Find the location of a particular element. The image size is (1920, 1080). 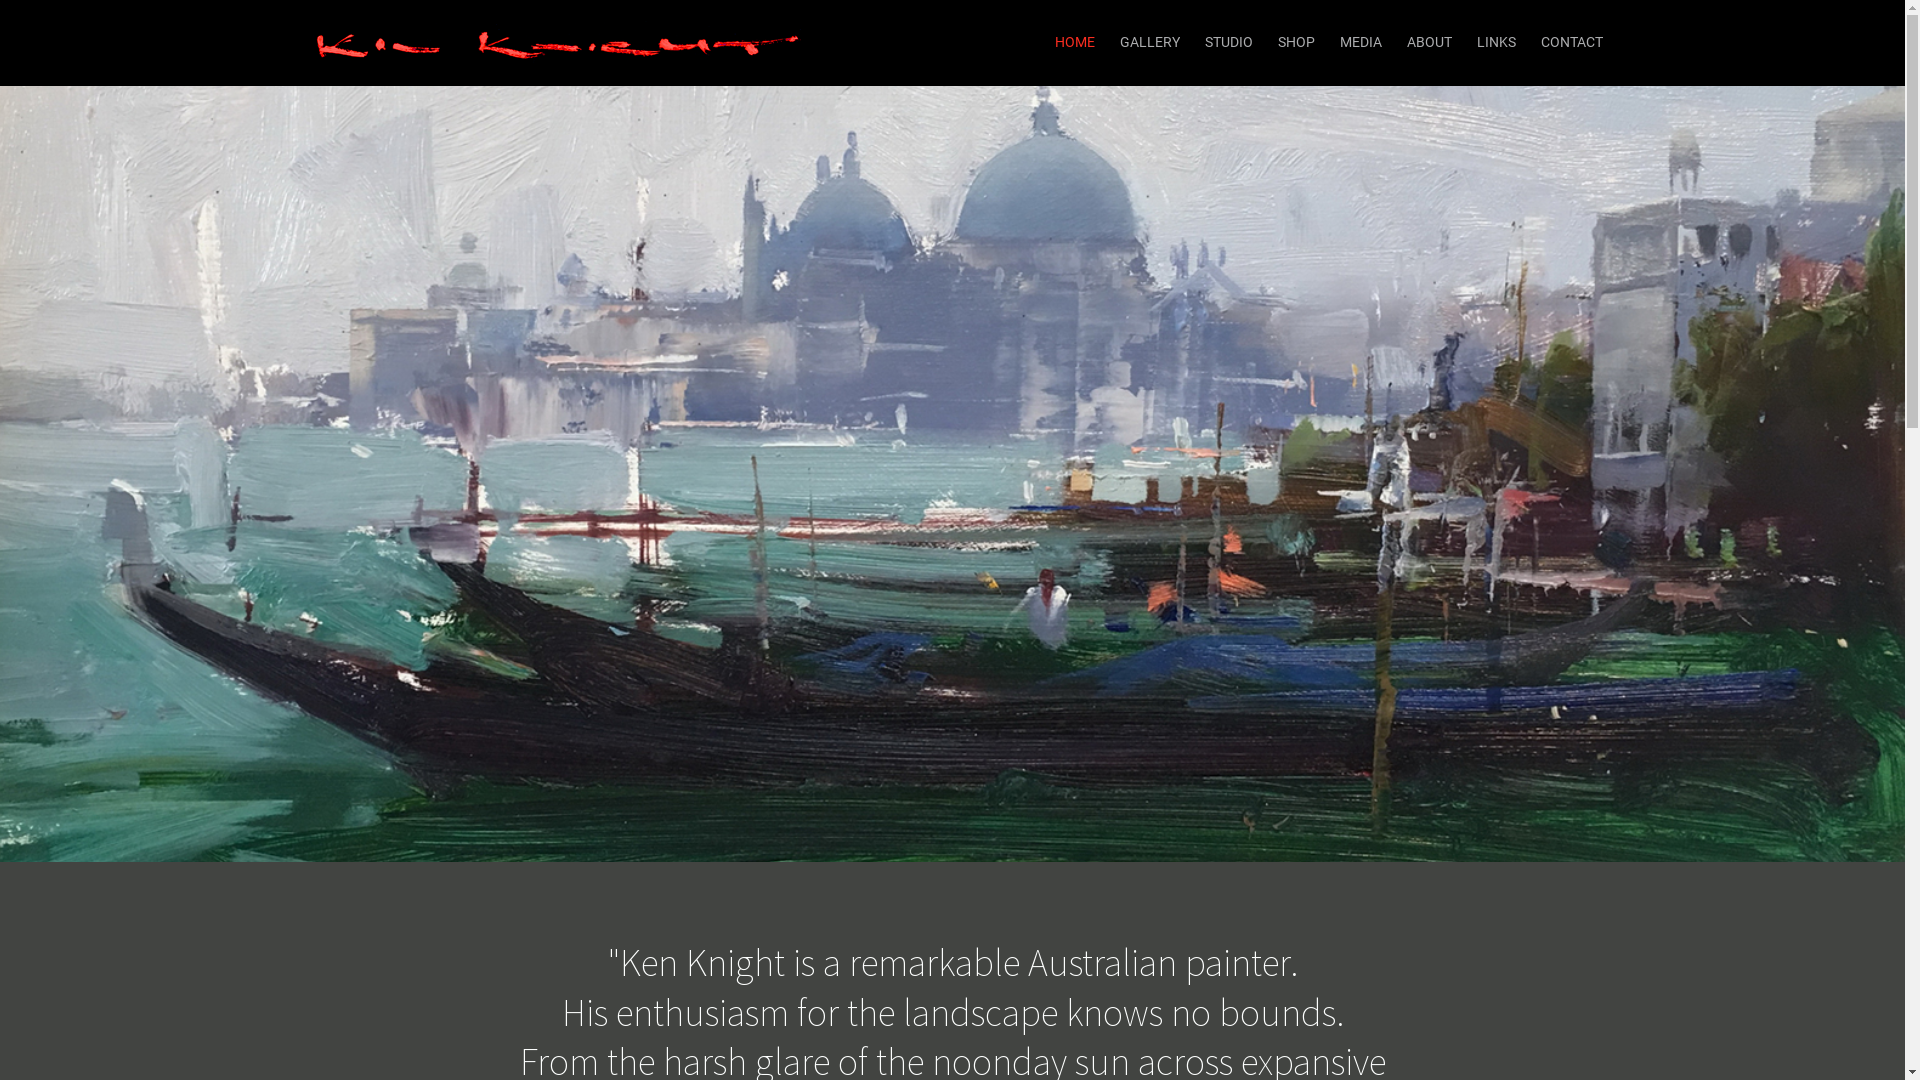

'LINKS' is located at coordinates (1495, 42).